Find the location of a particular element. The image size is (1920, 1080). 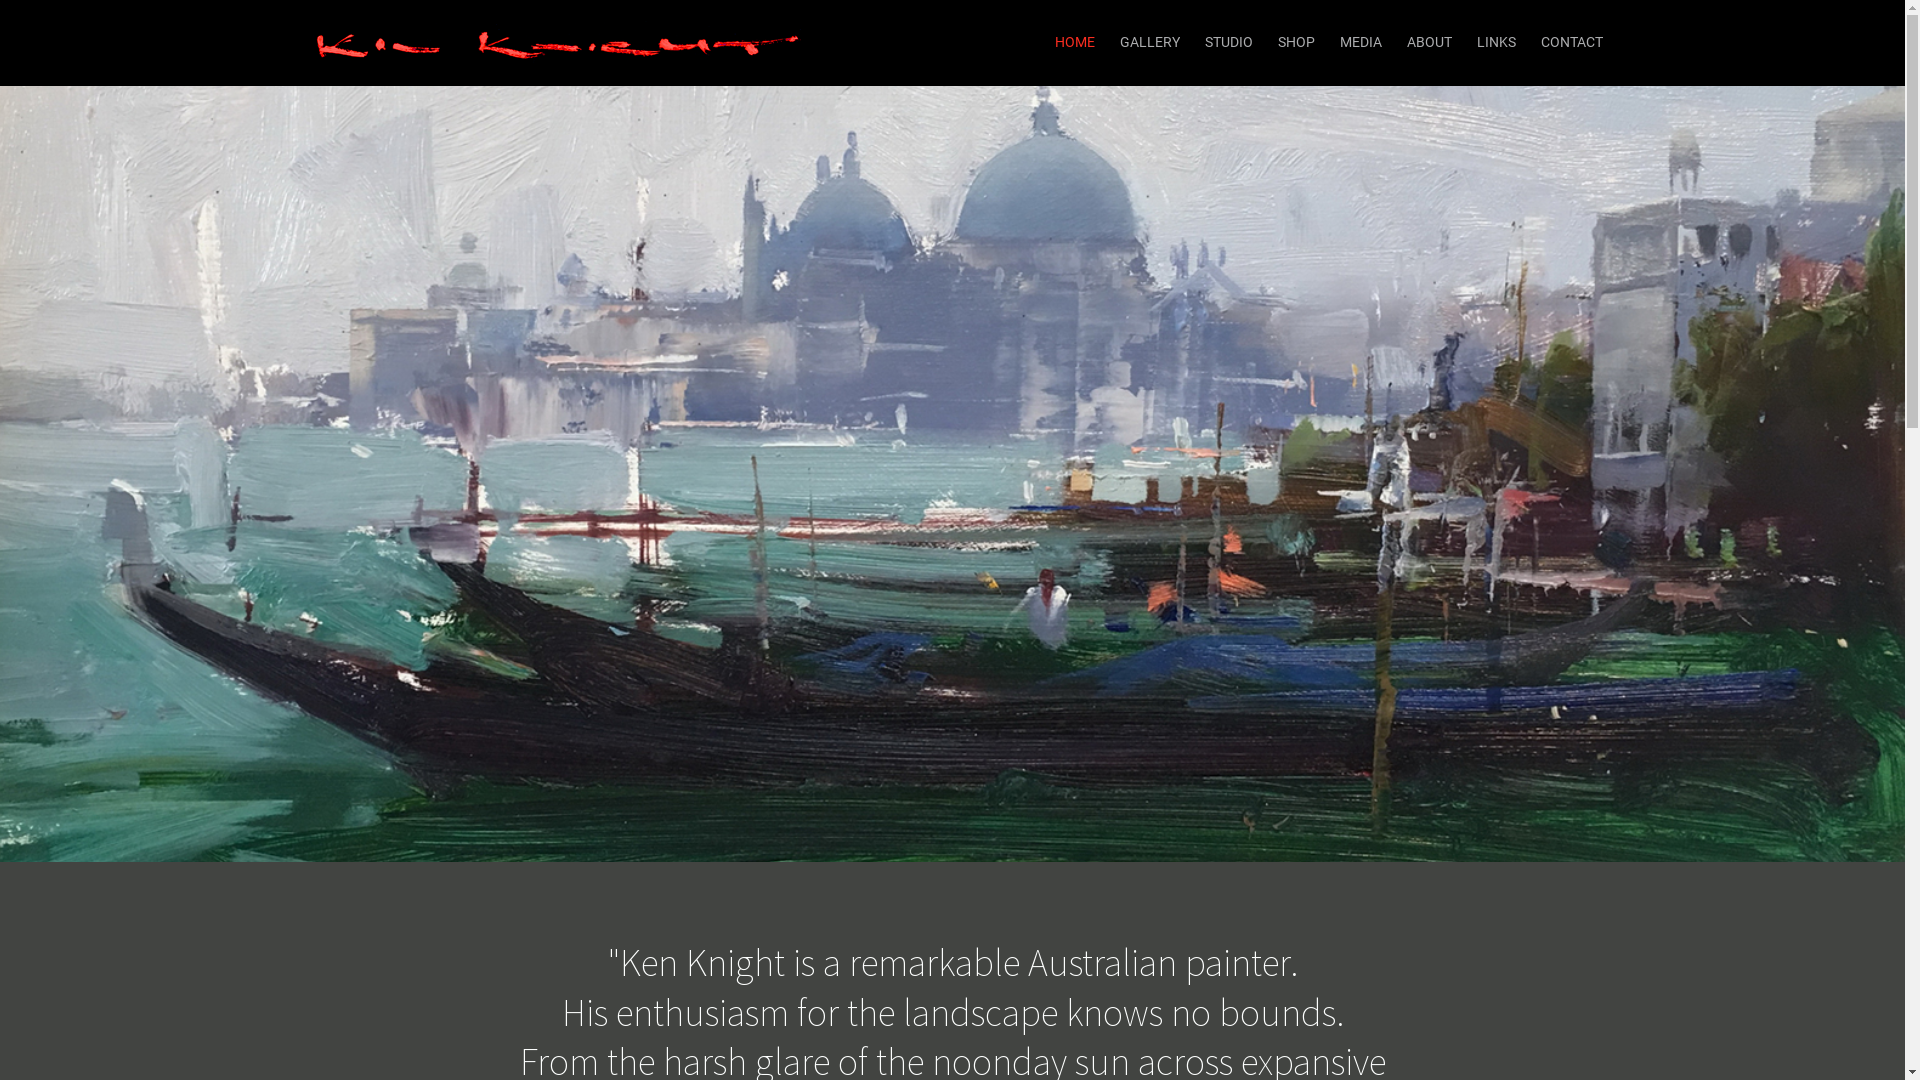

'LINKS' is located at coordinates (1495, 42).